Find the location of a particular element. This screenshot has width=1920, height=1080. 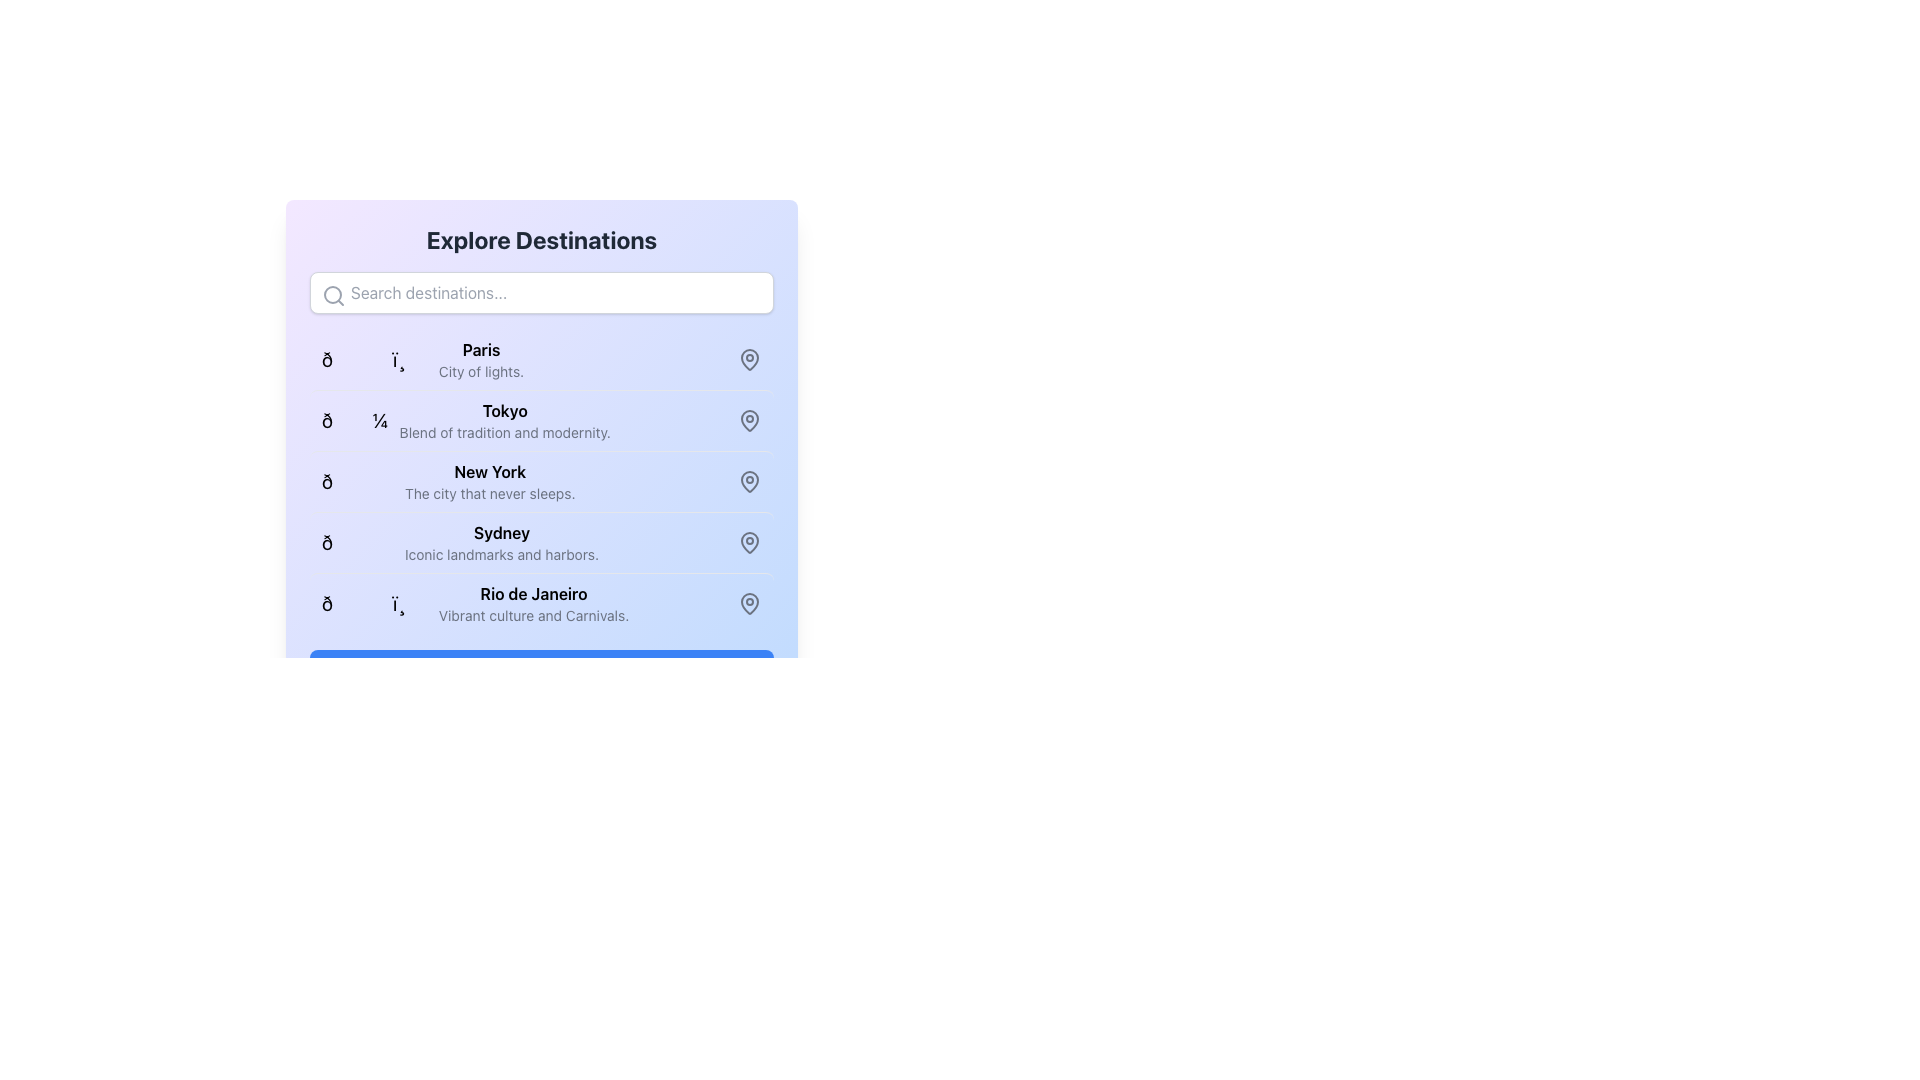

the List Item representing the city of Paris in the destination list is located at coordinates (422, 358).